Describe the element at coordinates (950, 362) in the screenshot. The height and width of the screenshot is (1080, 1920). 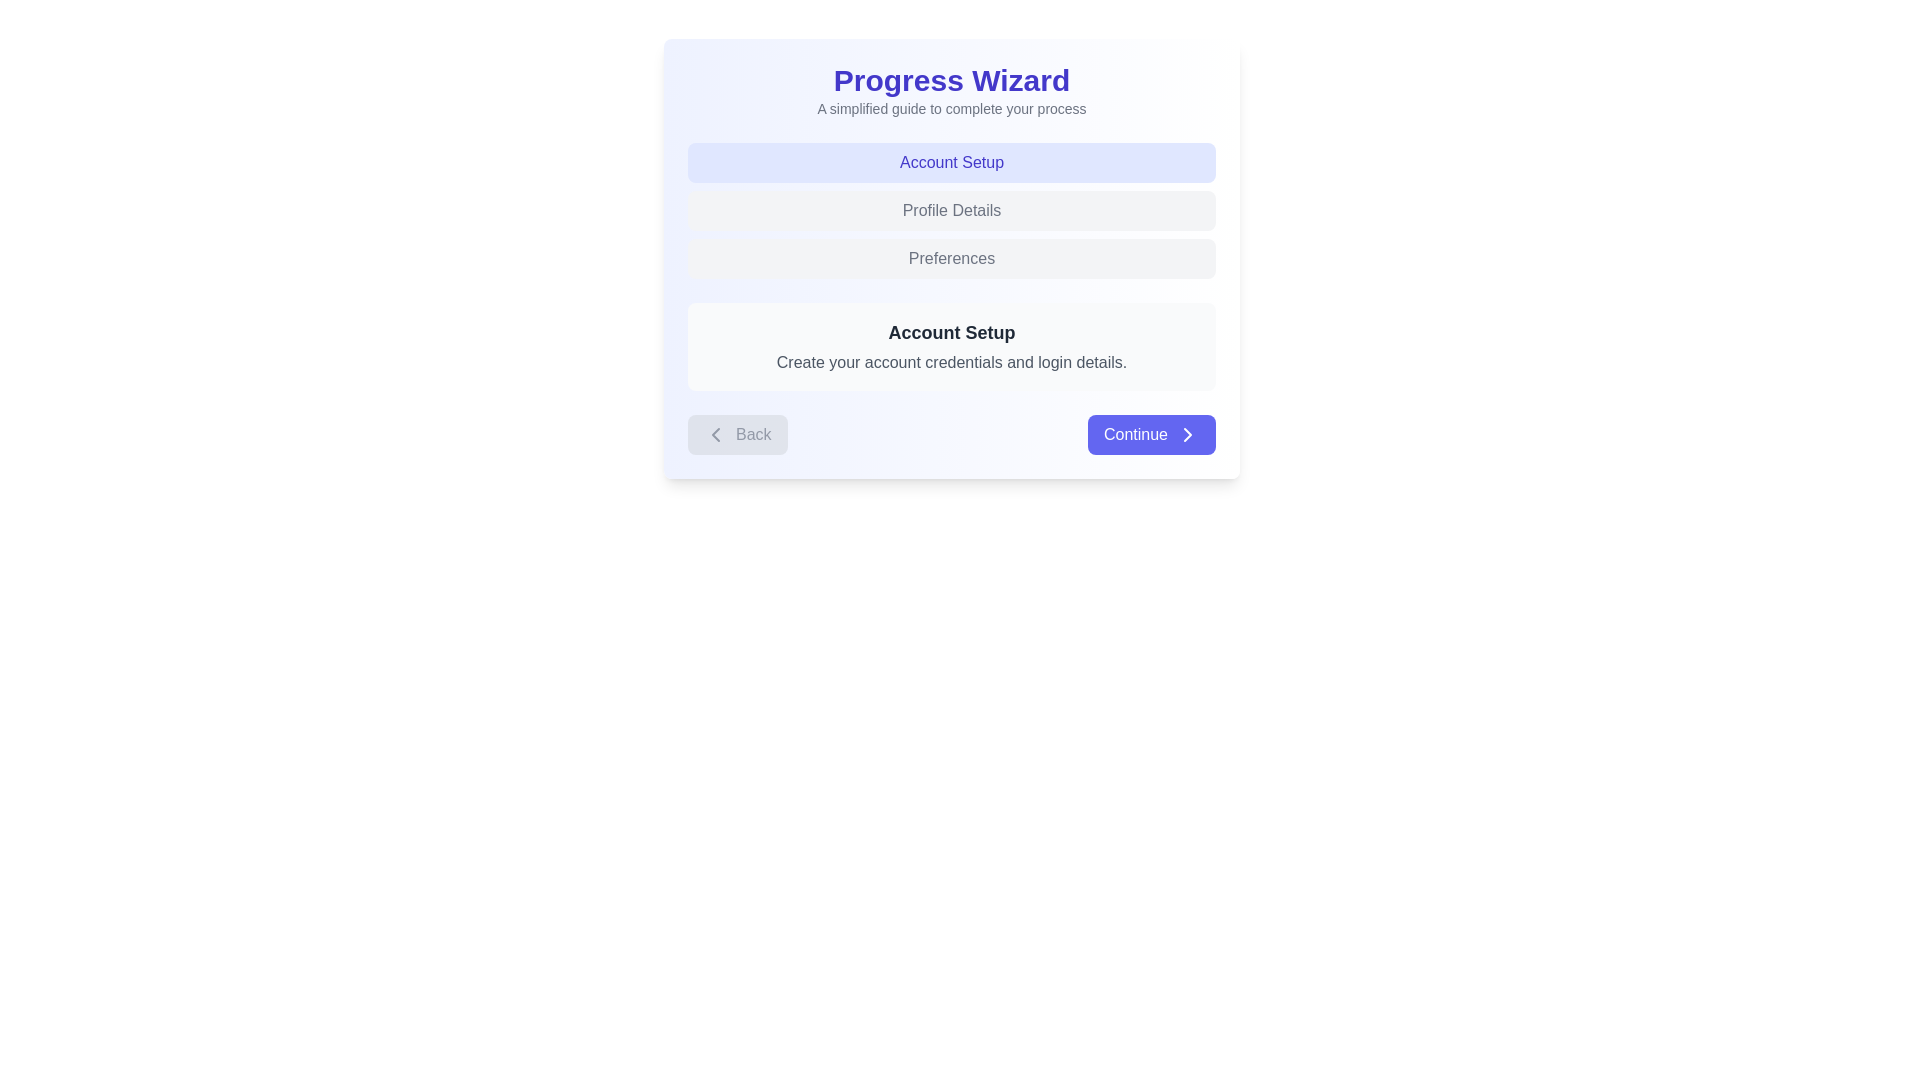
I see `the text label that contains the message 'Create your account credentials and login details.' which is located below the 'Account Setup' heading in a light-gray background box` at that location.